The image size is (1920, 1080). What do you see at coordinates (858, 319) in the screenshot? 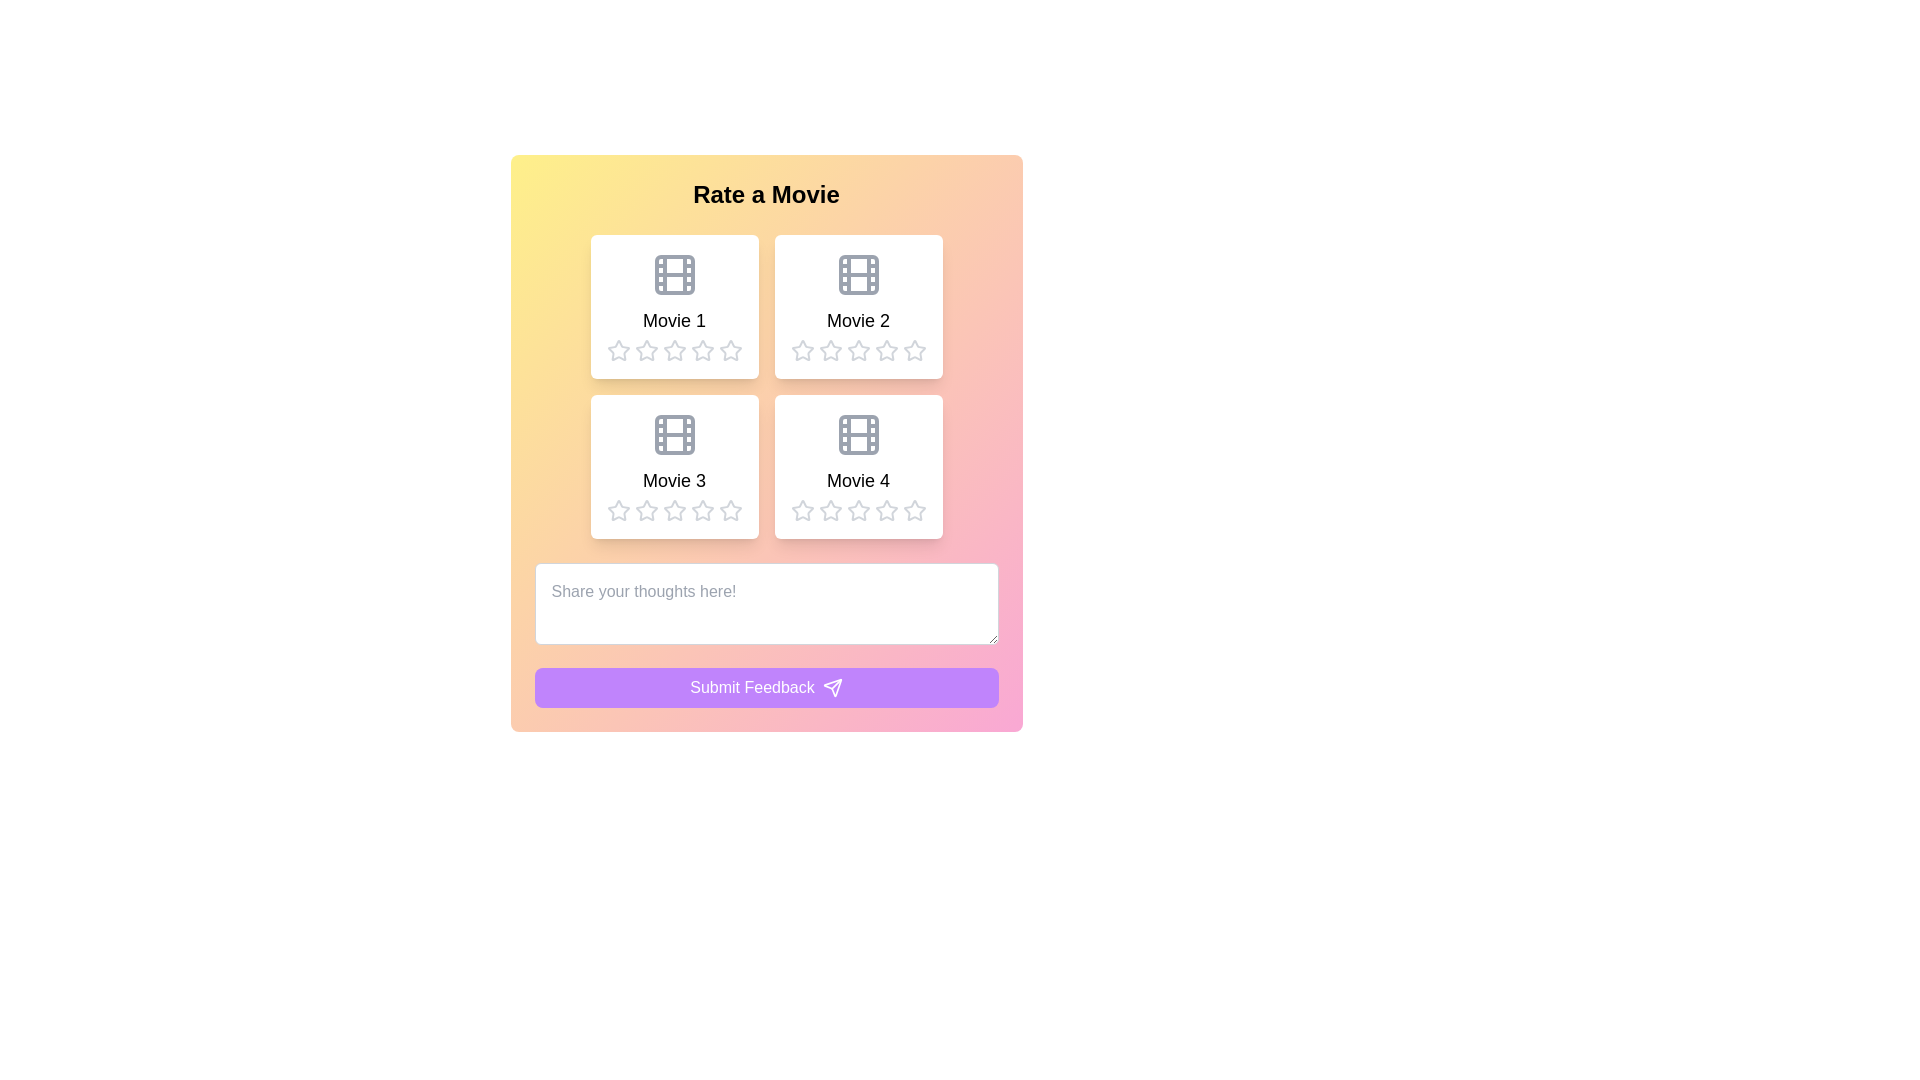
I see `text label indicating the title of the movie, 'Movie 2', located in the top-right section of the card grid, below the film reel icon and above the five-star rating icons` at bounding box center [858, 319].